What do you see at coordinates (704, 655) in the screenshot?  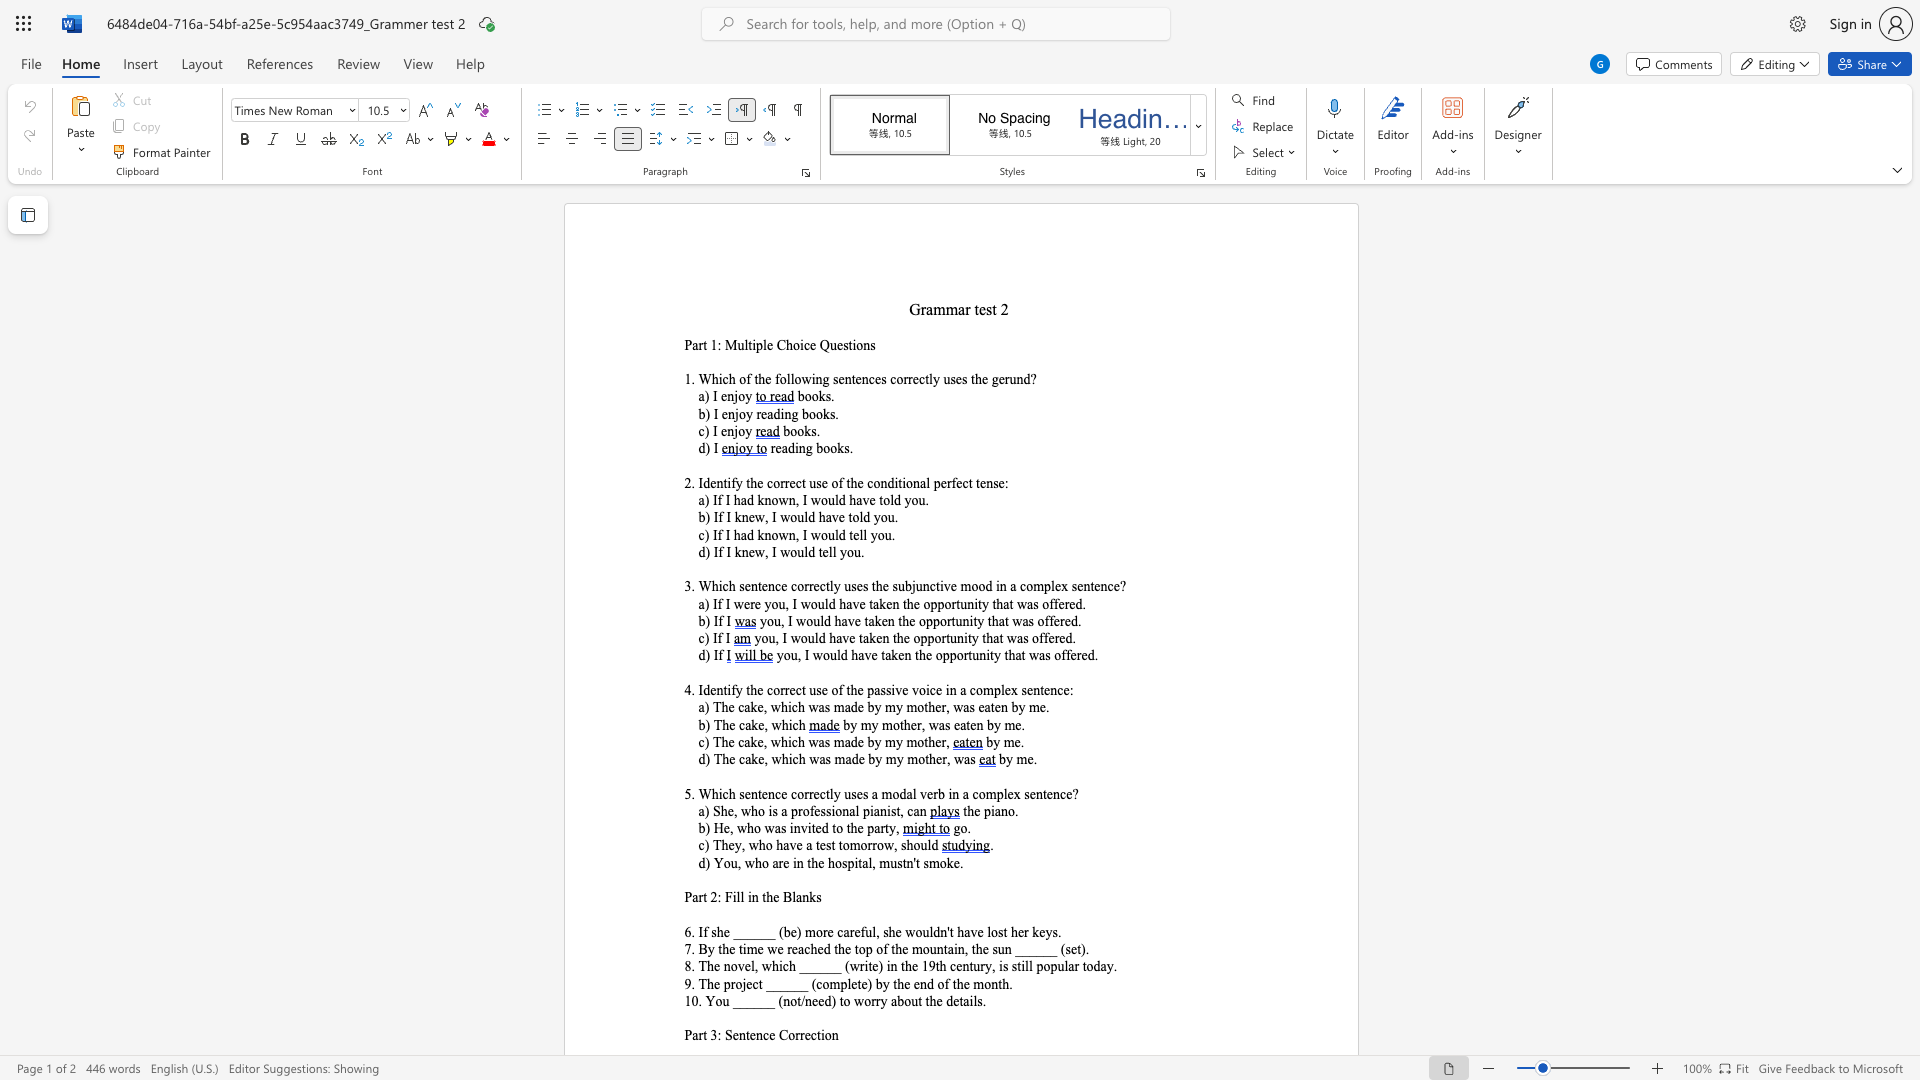 I see `the space between the continuous character "d" and ")" in the text` at bounding box center [704, 655].